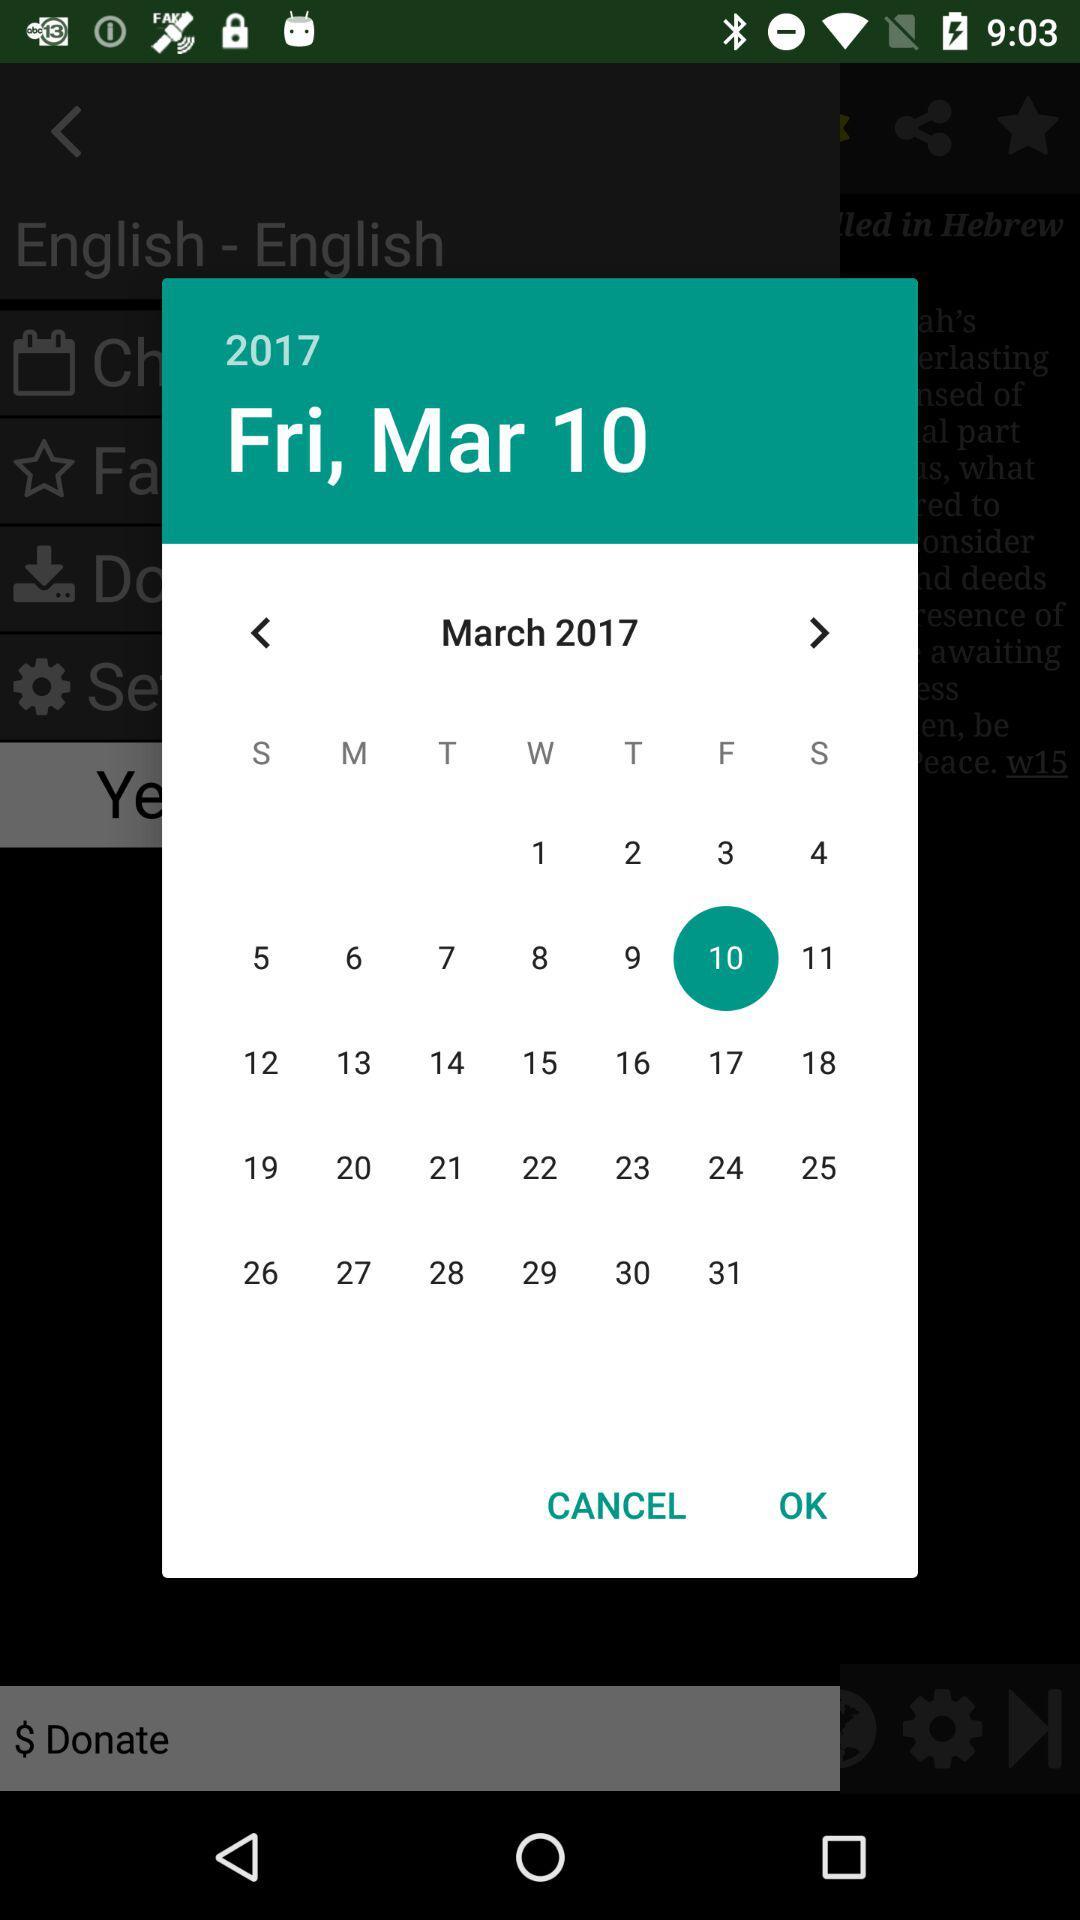 This screenshot has width=1080, height=1920. I want to click on the 2017 app, so click(540, 327).